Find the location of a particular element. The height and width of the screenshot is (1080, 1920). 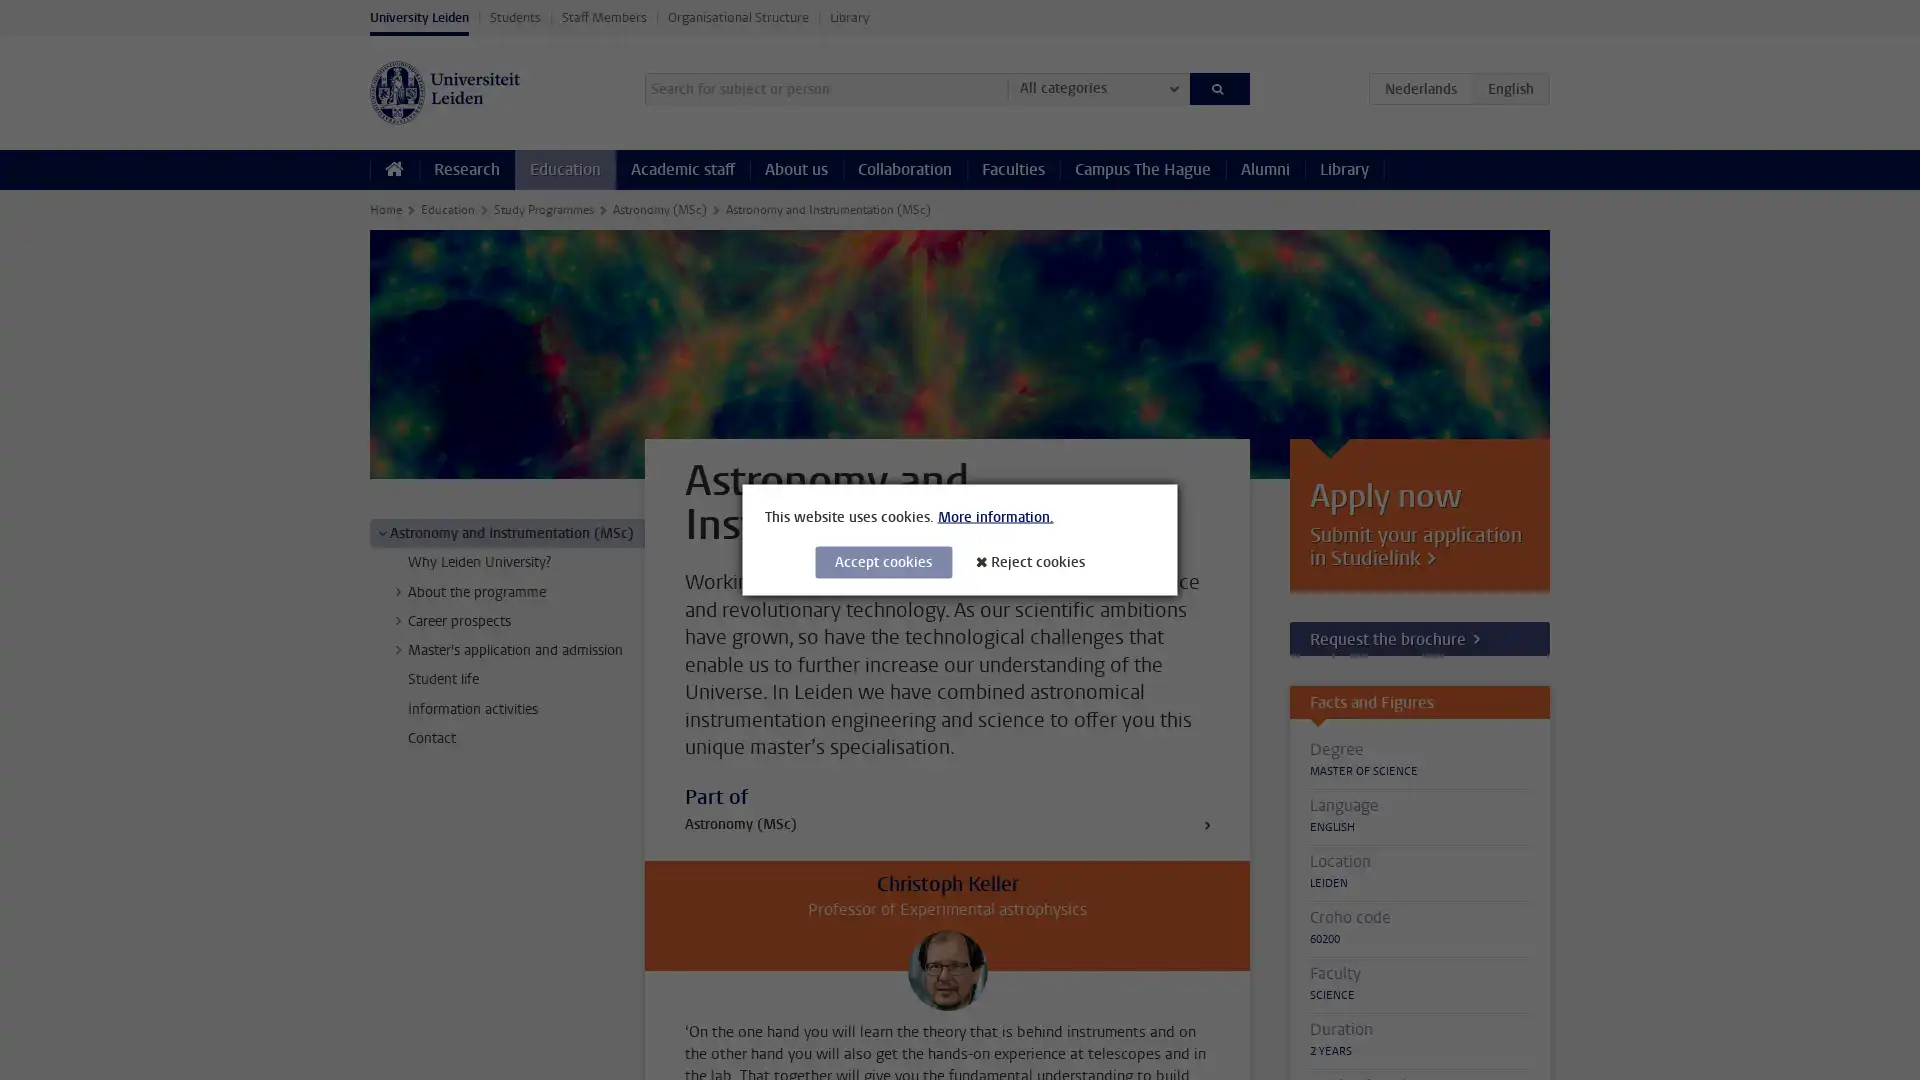

Reject cookies is located at coordinates (1037, 561).